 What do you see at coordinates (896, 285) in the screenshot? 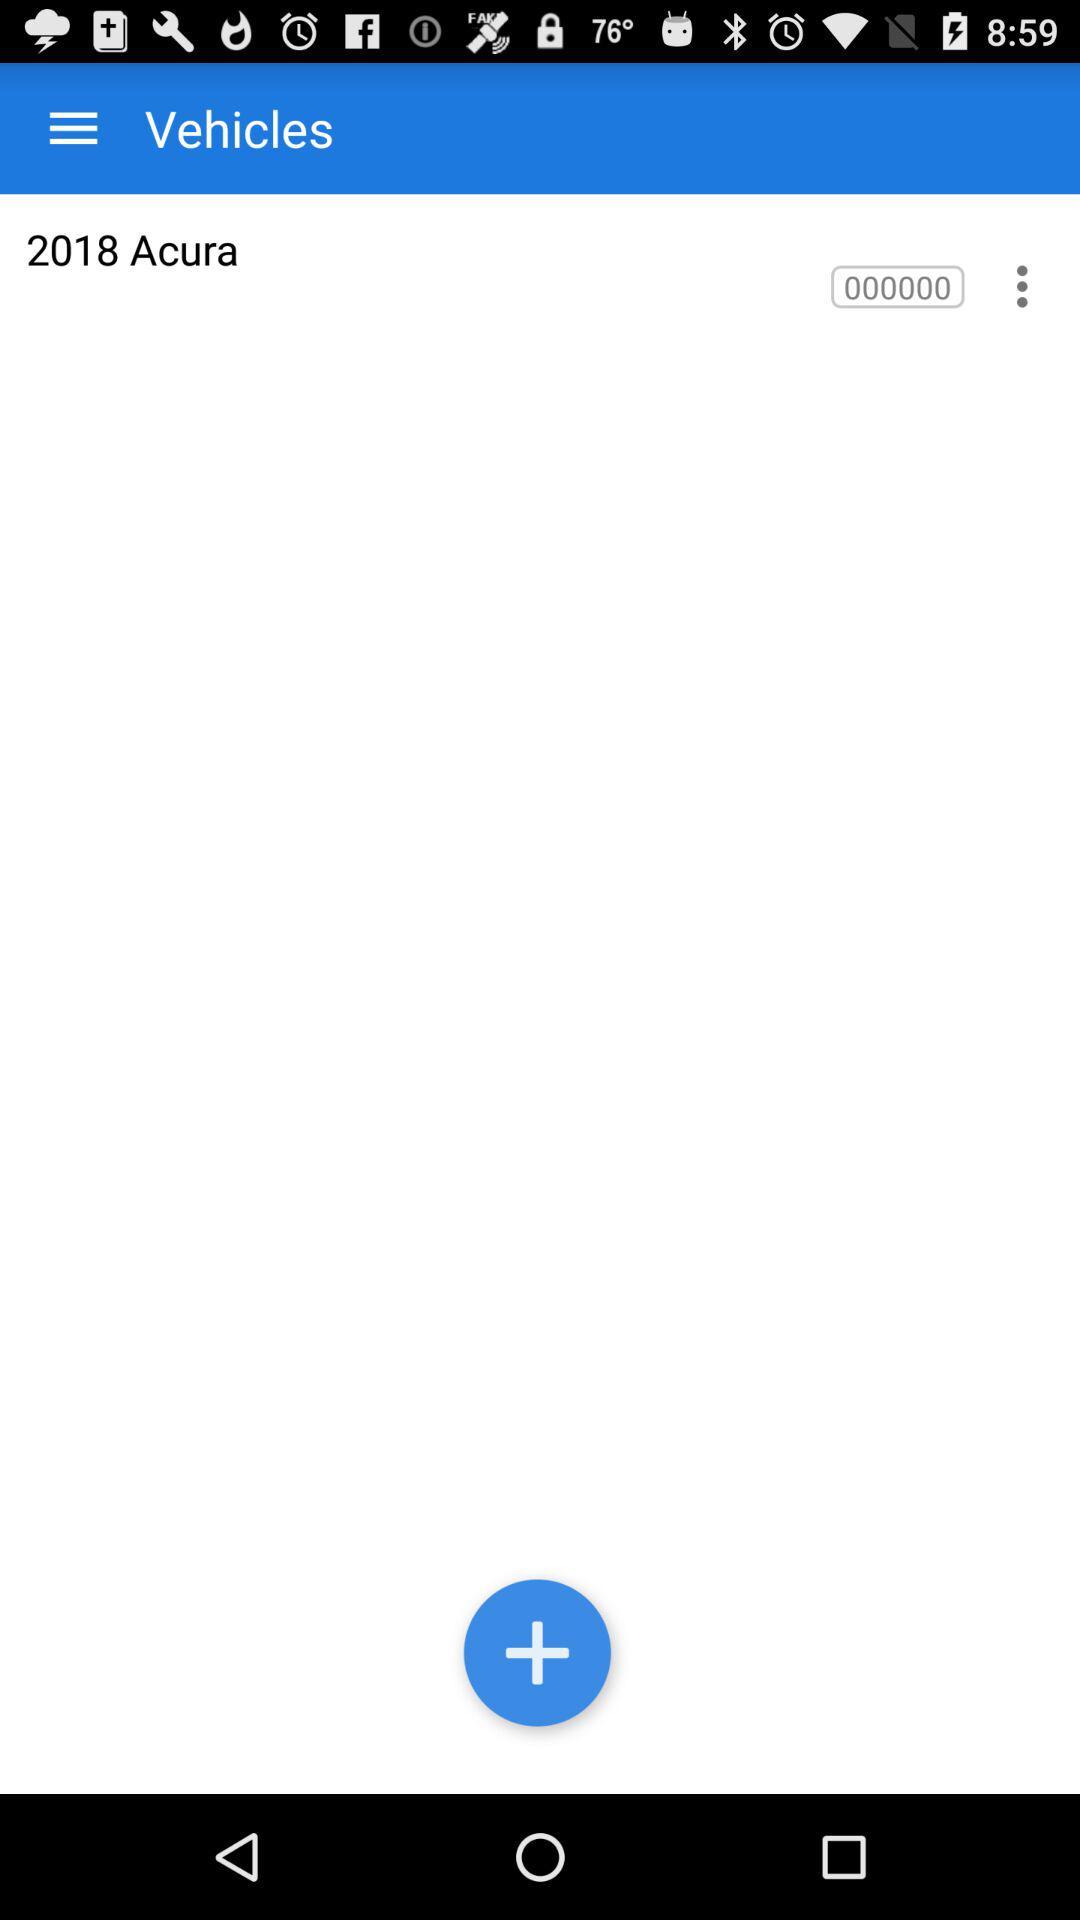
I see `000000 icon` at bounding box center [896, 285].